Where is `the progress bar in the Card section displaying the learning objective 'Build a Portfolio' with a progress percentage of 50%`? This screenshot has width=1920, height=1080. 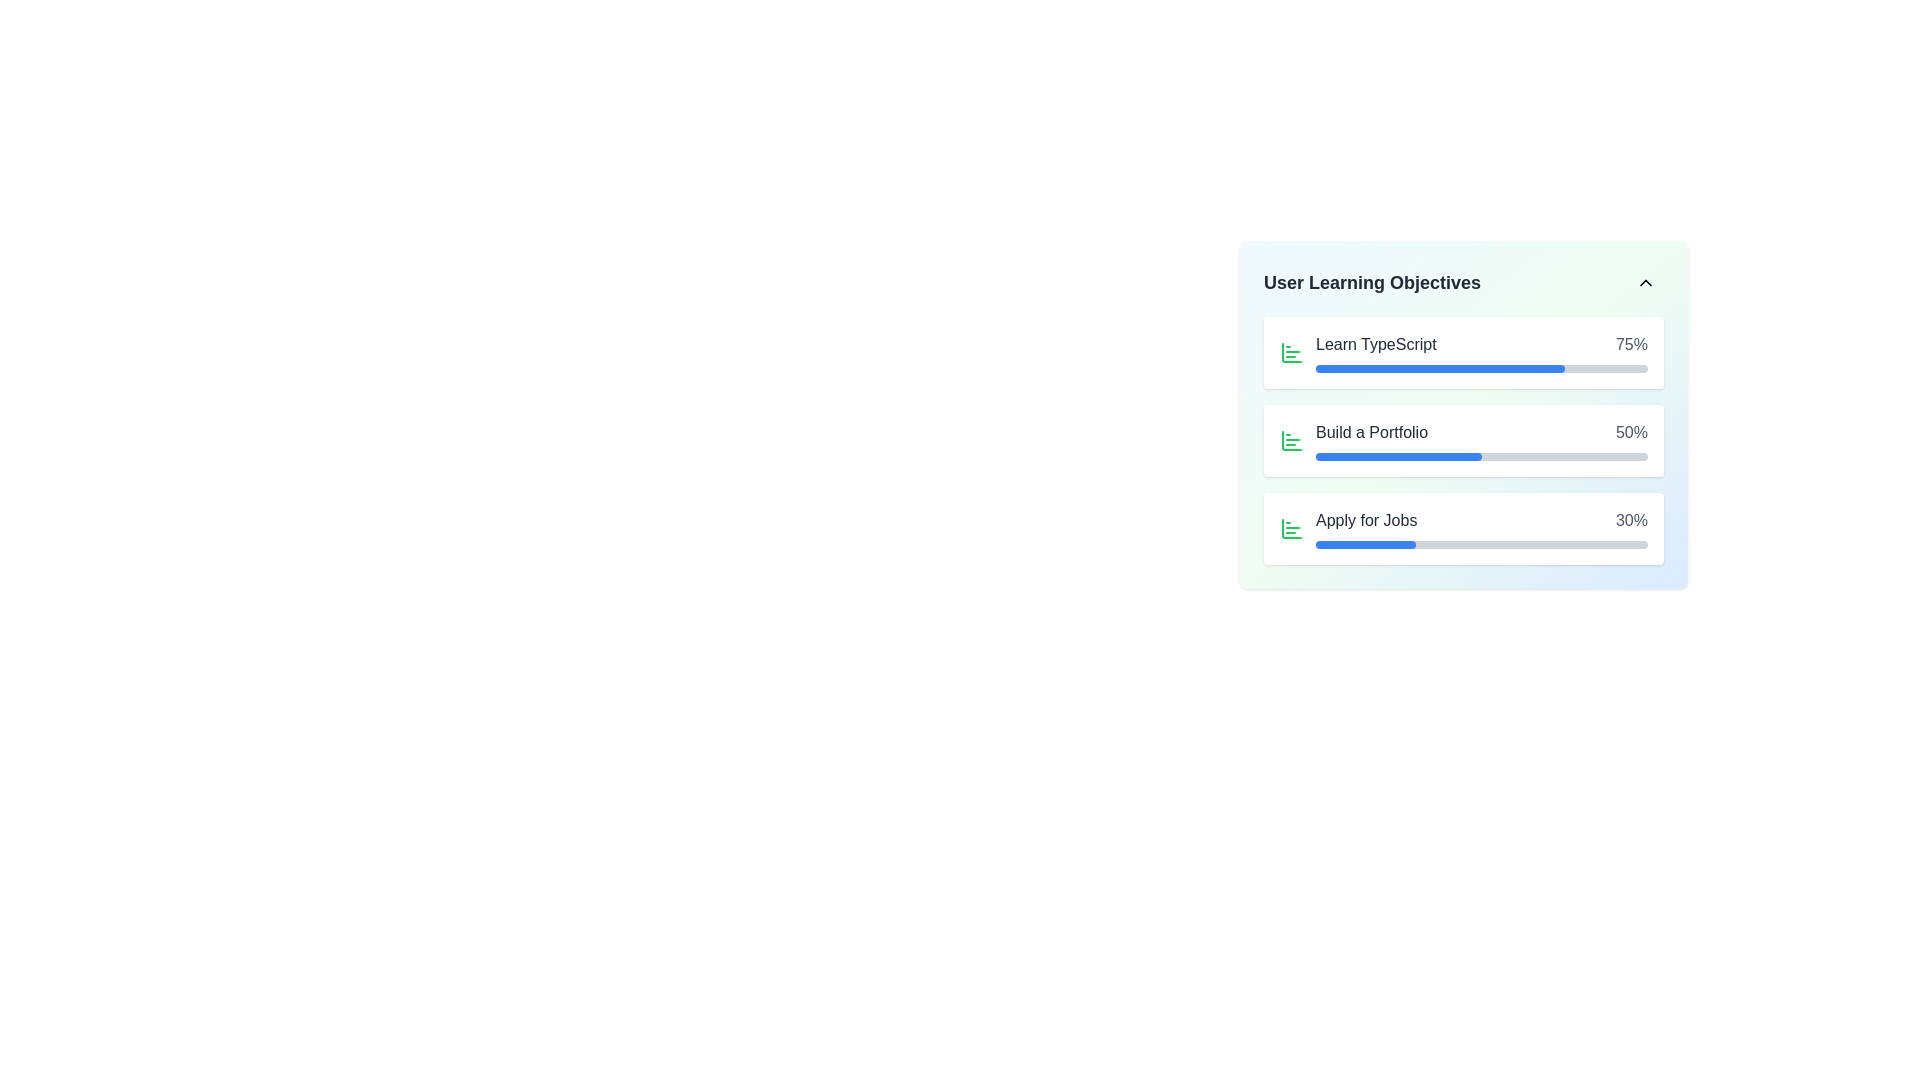 the progress bar in the Card section displaying the learning objective 'Build a Portfolio' with a progress percentage of 50% is located at coordinates (1464, 414).